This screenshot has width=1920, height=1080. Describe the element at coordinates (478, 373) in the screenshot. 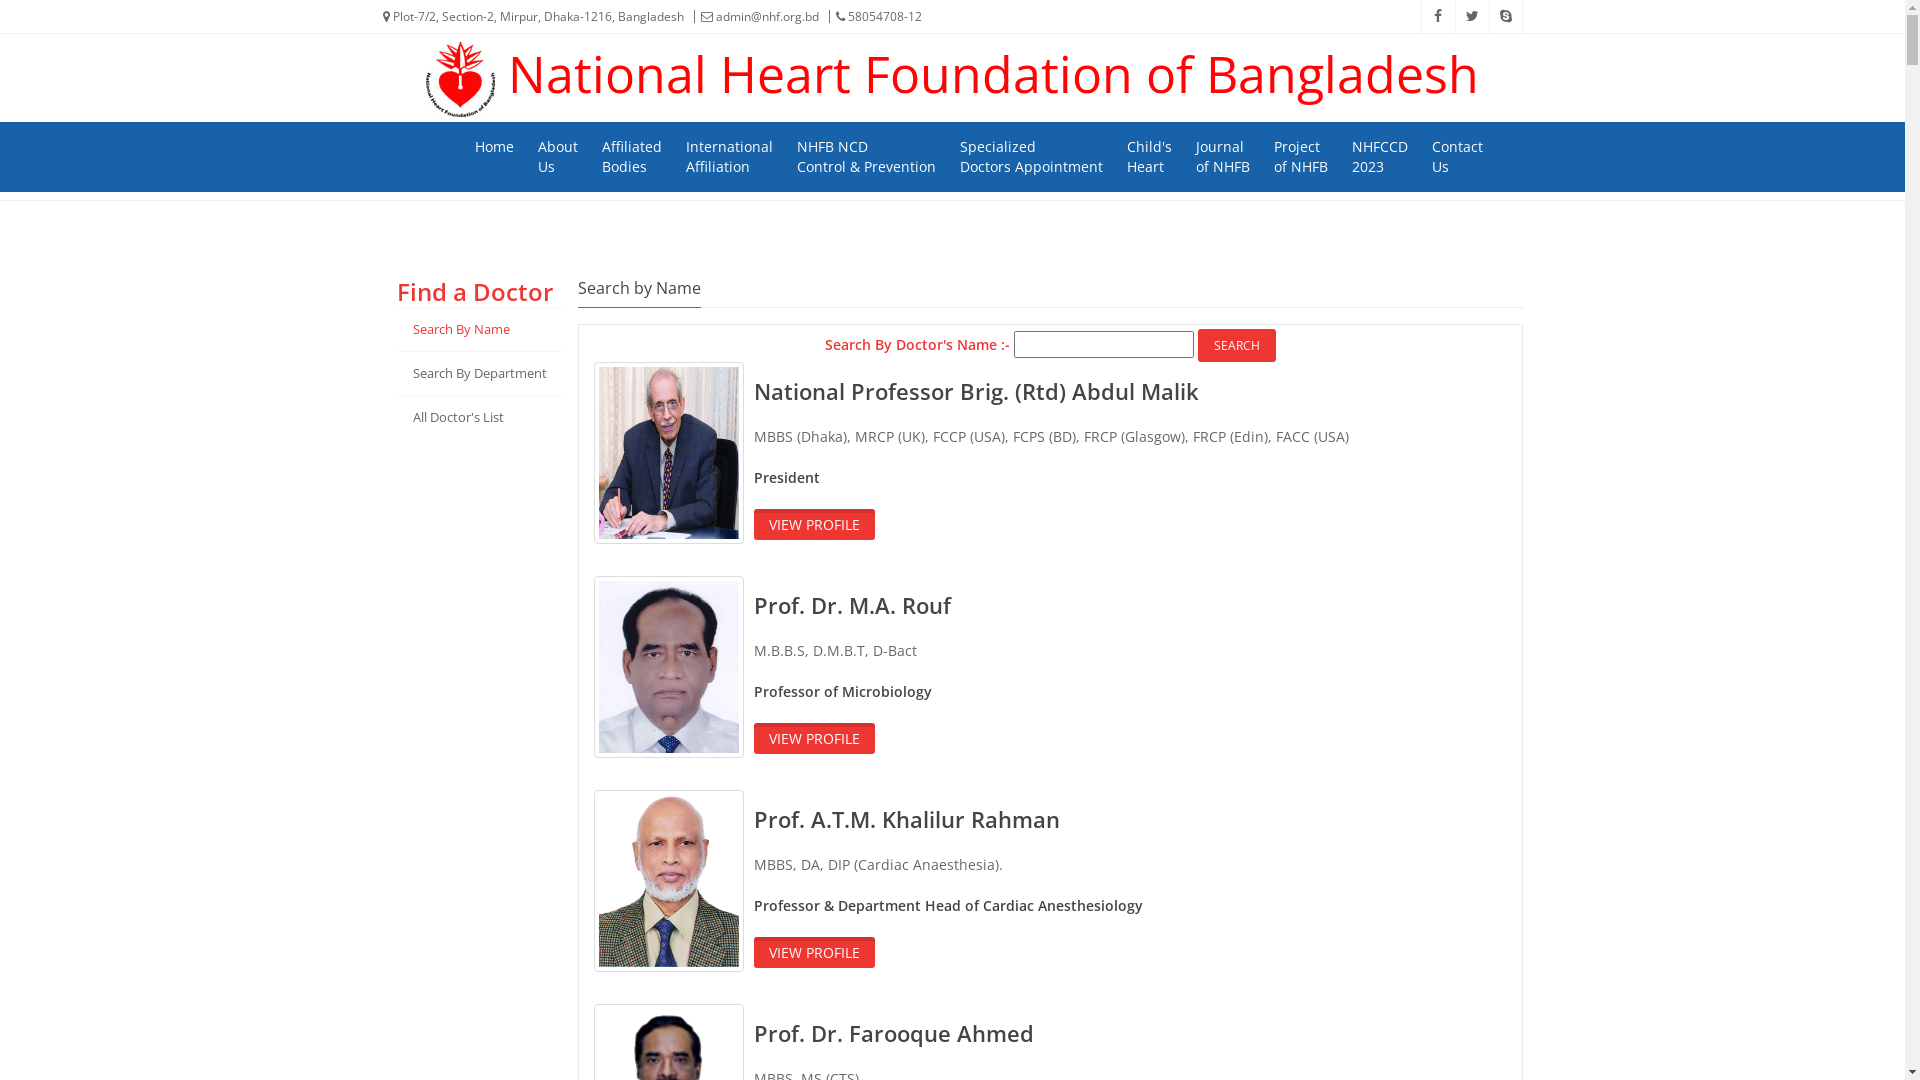

I see `'Search By Department'` at that location.